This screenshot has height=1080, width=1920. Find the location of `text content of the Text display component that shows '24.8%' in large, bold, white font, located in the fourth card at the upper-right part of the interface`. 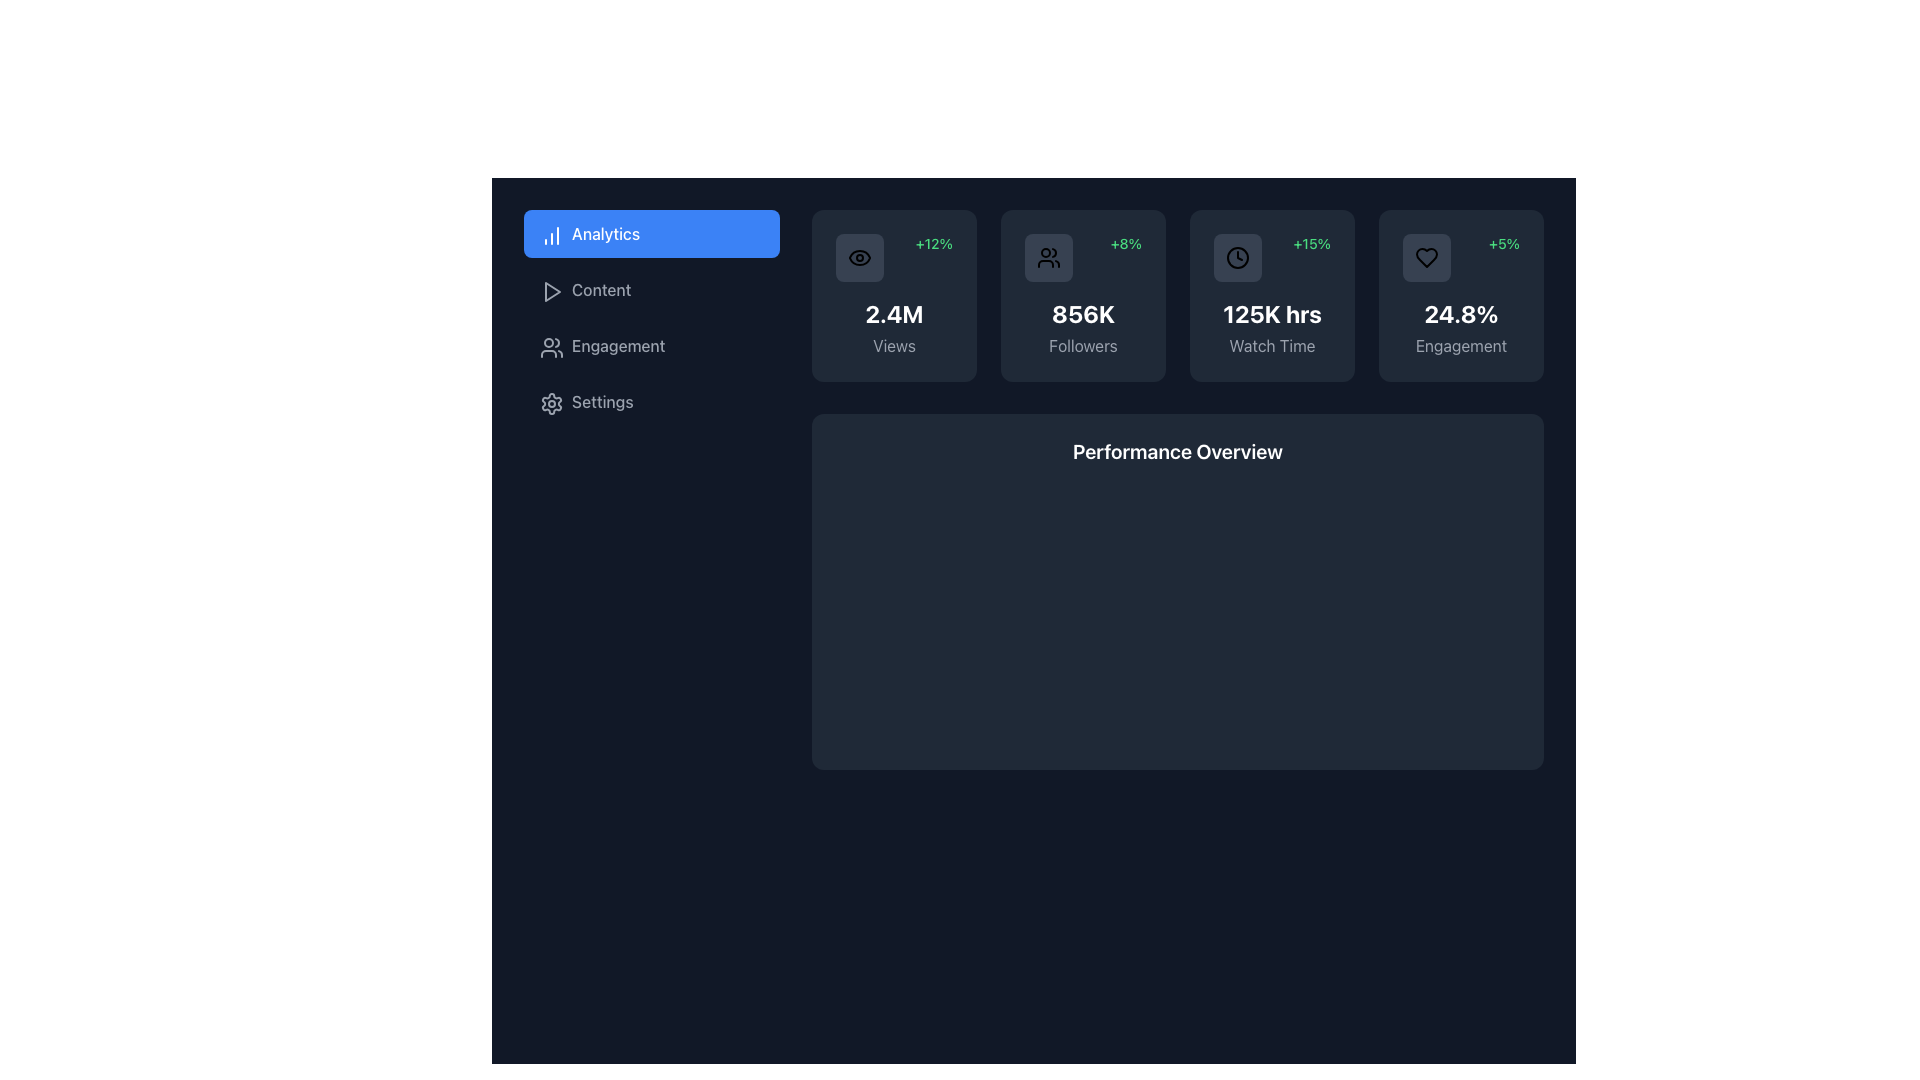

text content of the Text display component that shows '24.8%' in large, bold, white font, located in the fourth card at the upper-right part of the interface is located at coordinates (1461, 313).